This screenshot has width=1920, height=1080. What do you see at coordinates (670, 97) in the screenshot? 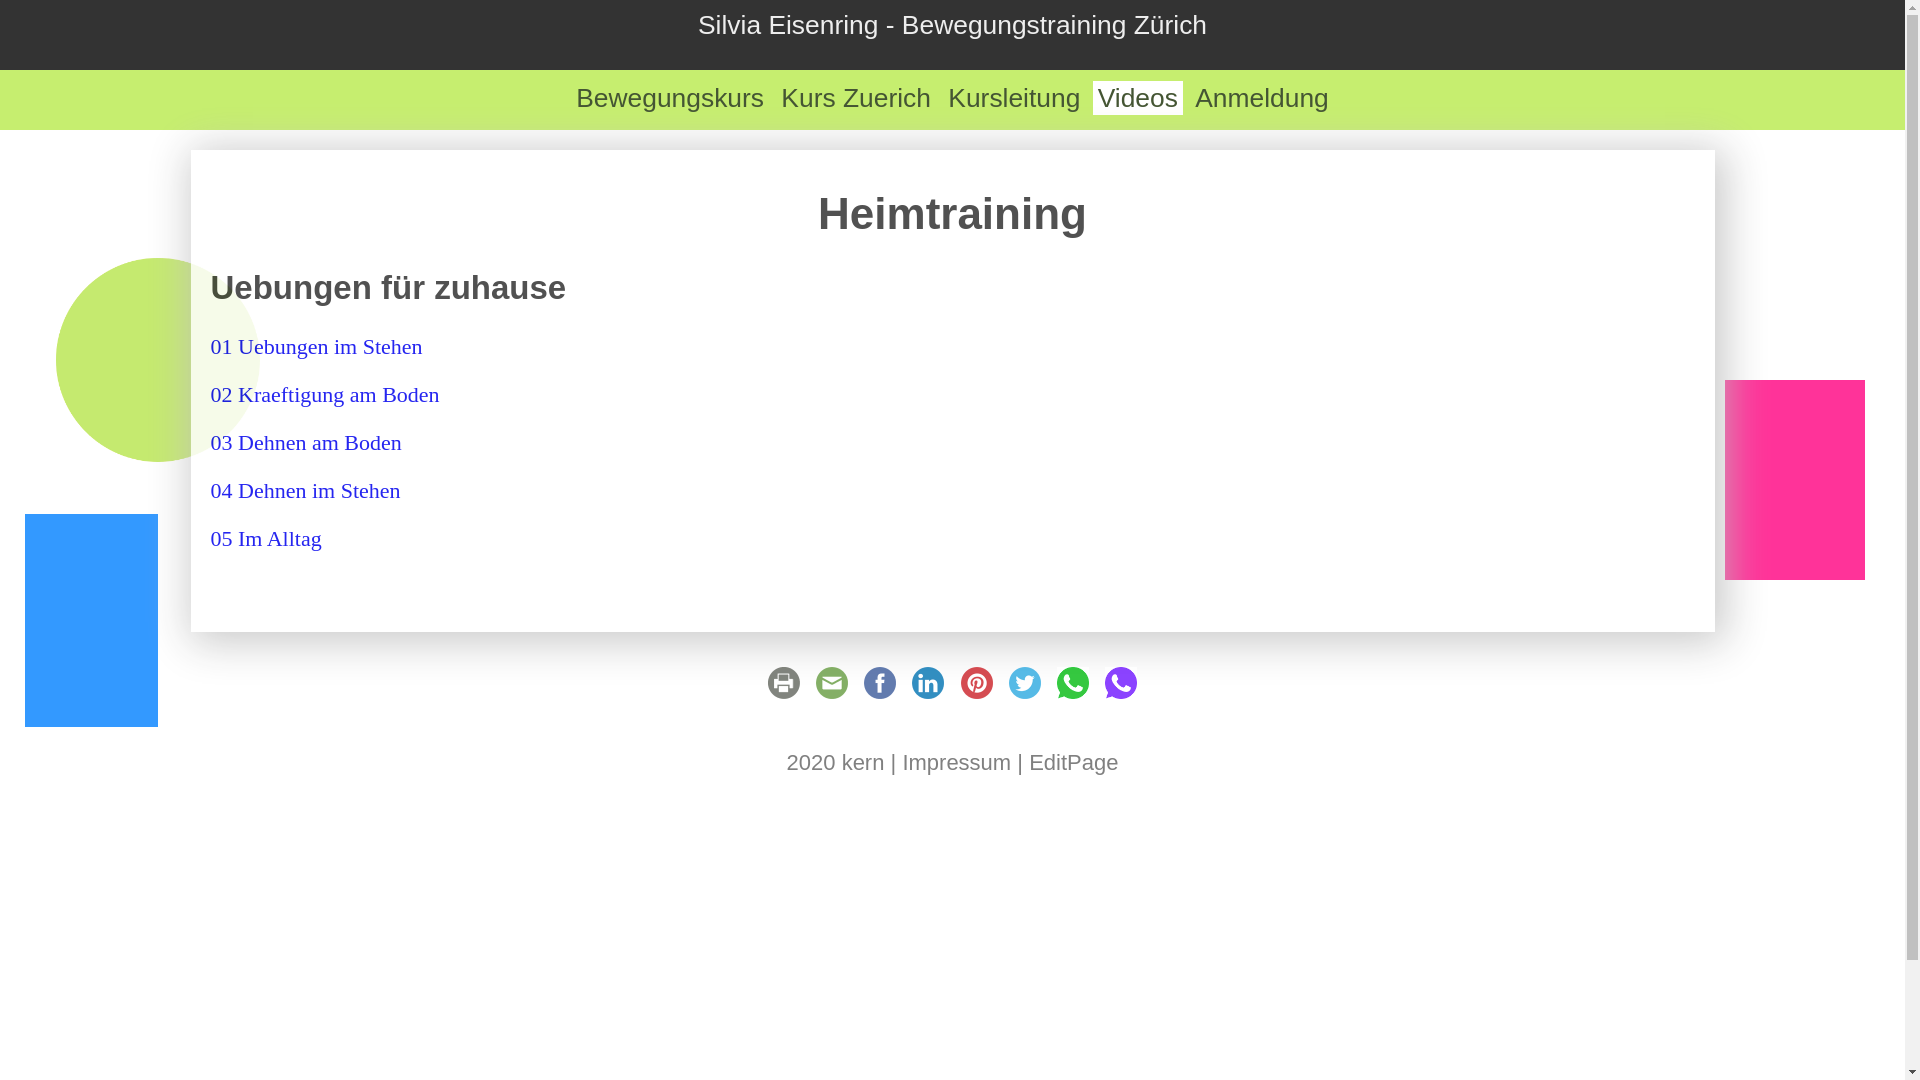
I see `'Bewegungskurs'` at bounding box center [670, 97].